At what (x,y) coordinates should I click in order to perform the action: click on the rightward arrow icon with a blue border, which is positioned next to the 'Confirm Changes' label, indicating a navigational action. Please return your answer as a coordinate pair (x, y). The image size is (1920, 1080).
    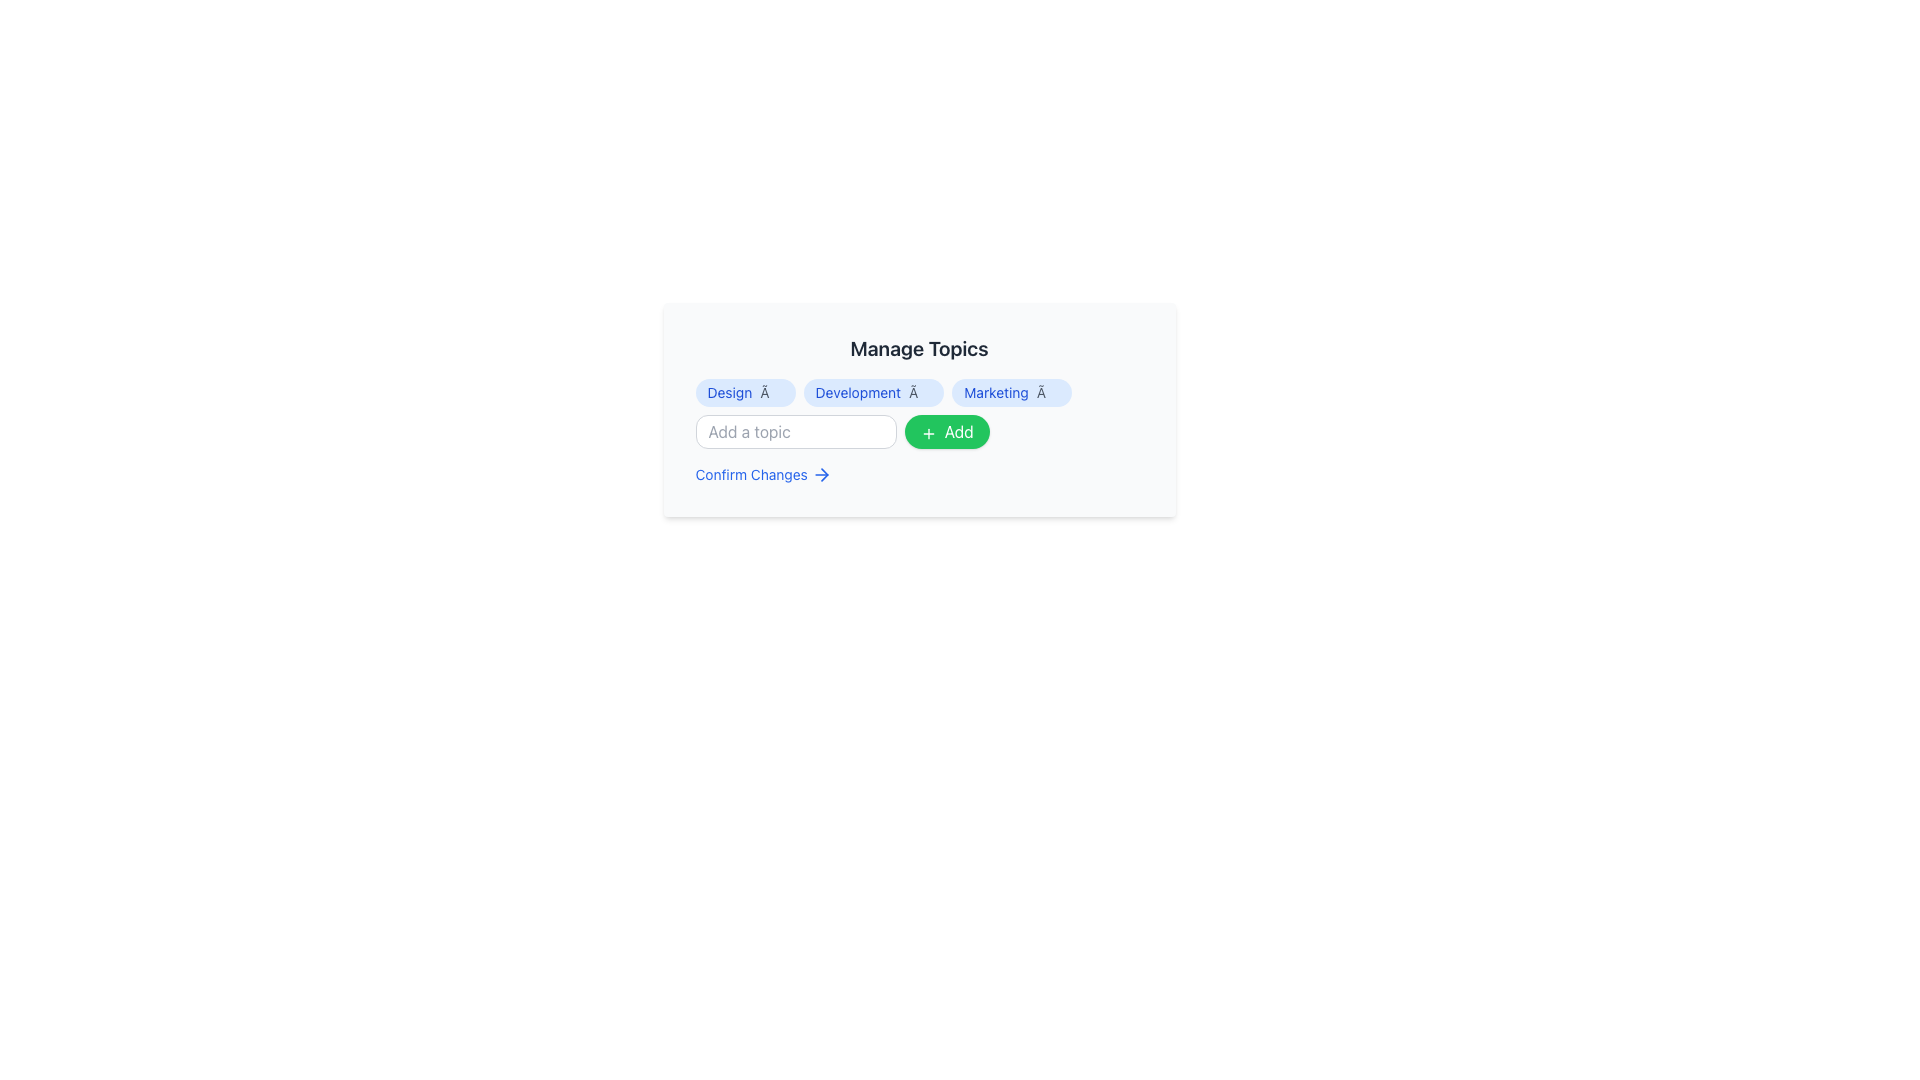
    Looking at the image, I should click on (821, 474).